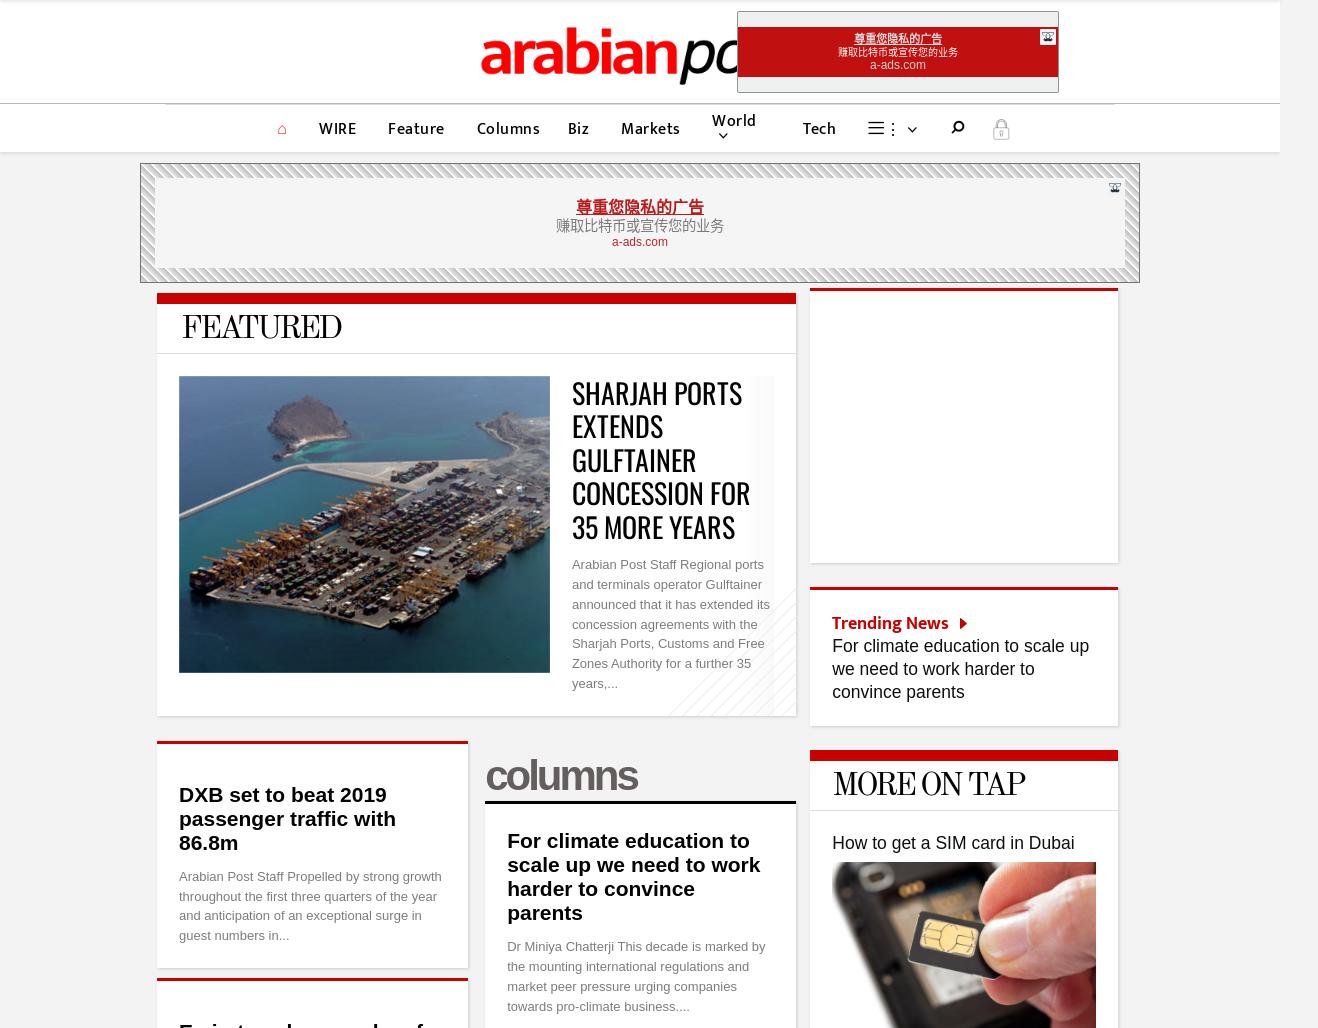 Image resolution: width=1318 pixels, height=1028 pixels. What do you see at coordinates (639, 969) in the screenshot?
I see `'Your Ad here'` at bounding box center [639, 969].